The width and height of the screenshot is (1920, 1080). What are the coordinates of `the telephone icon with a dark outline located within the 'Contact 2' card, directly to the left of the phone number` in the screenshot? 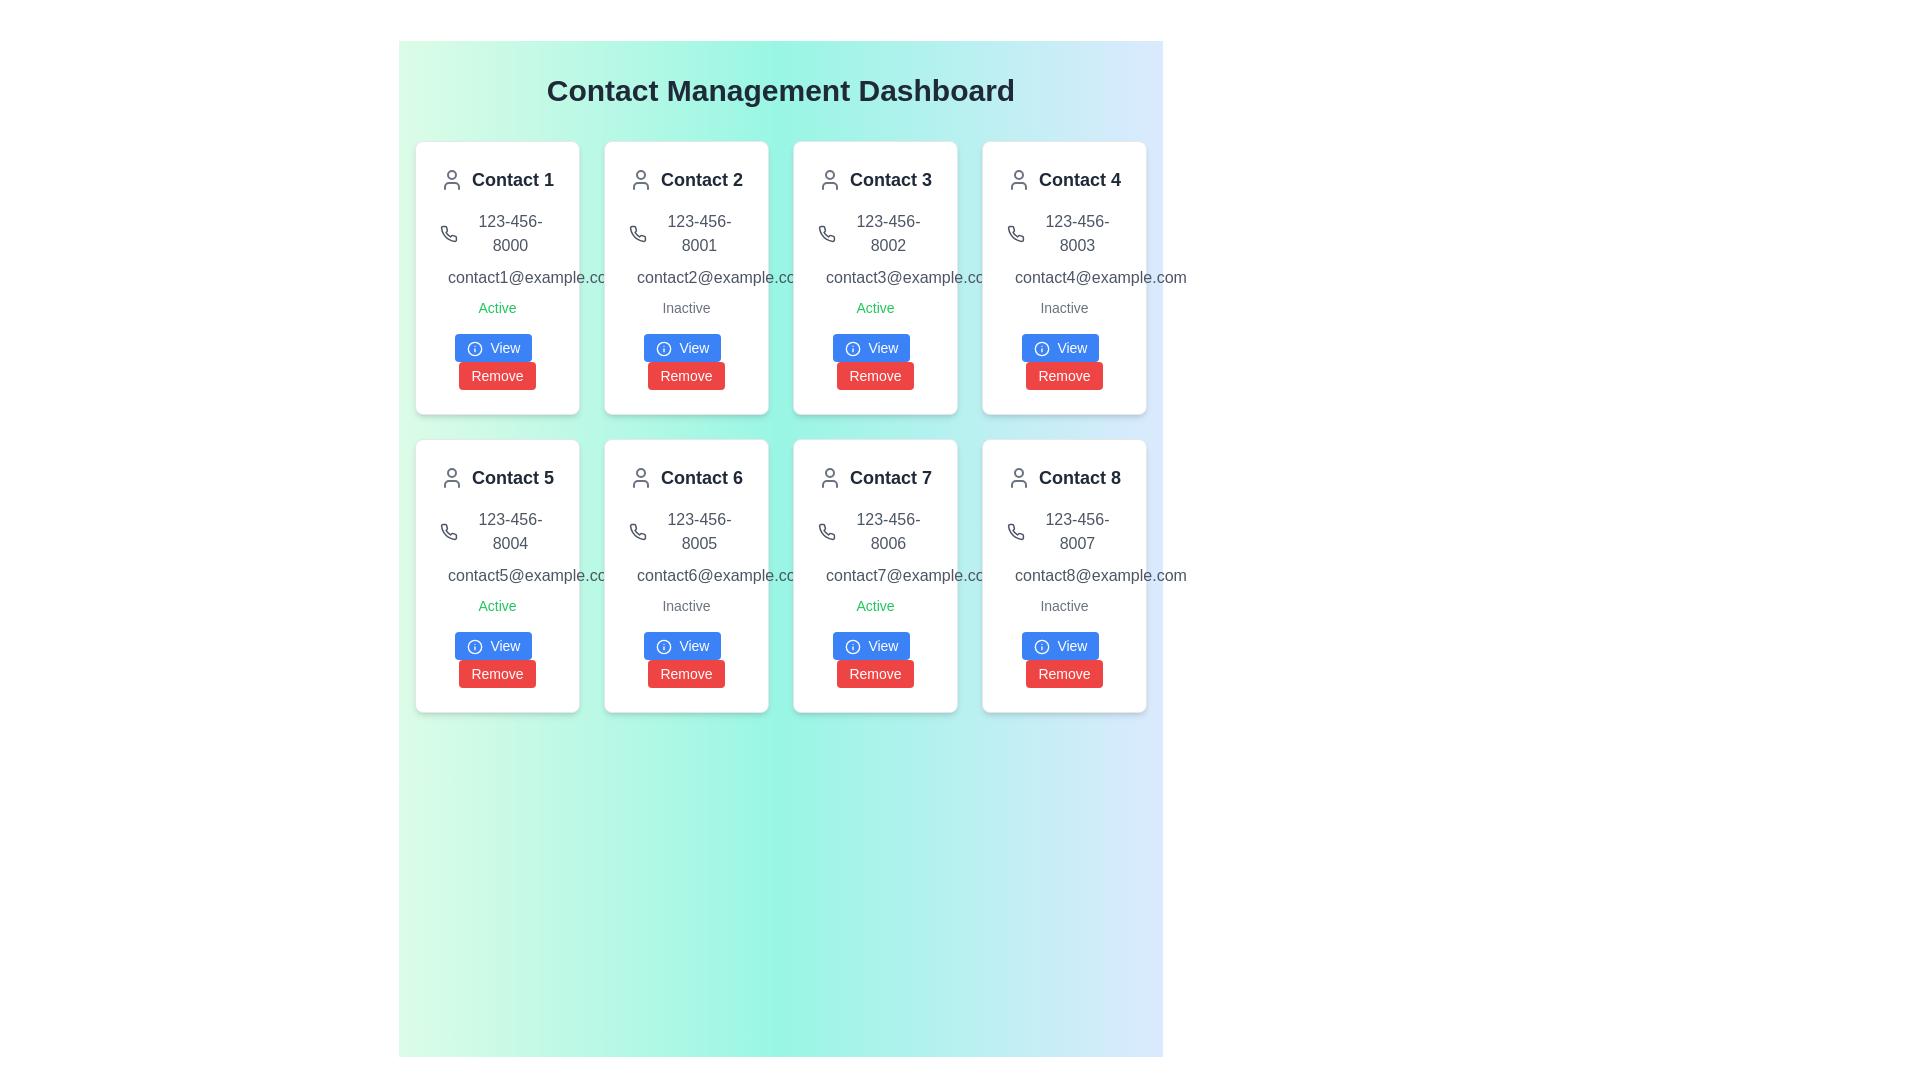 It's located at (637, 232).